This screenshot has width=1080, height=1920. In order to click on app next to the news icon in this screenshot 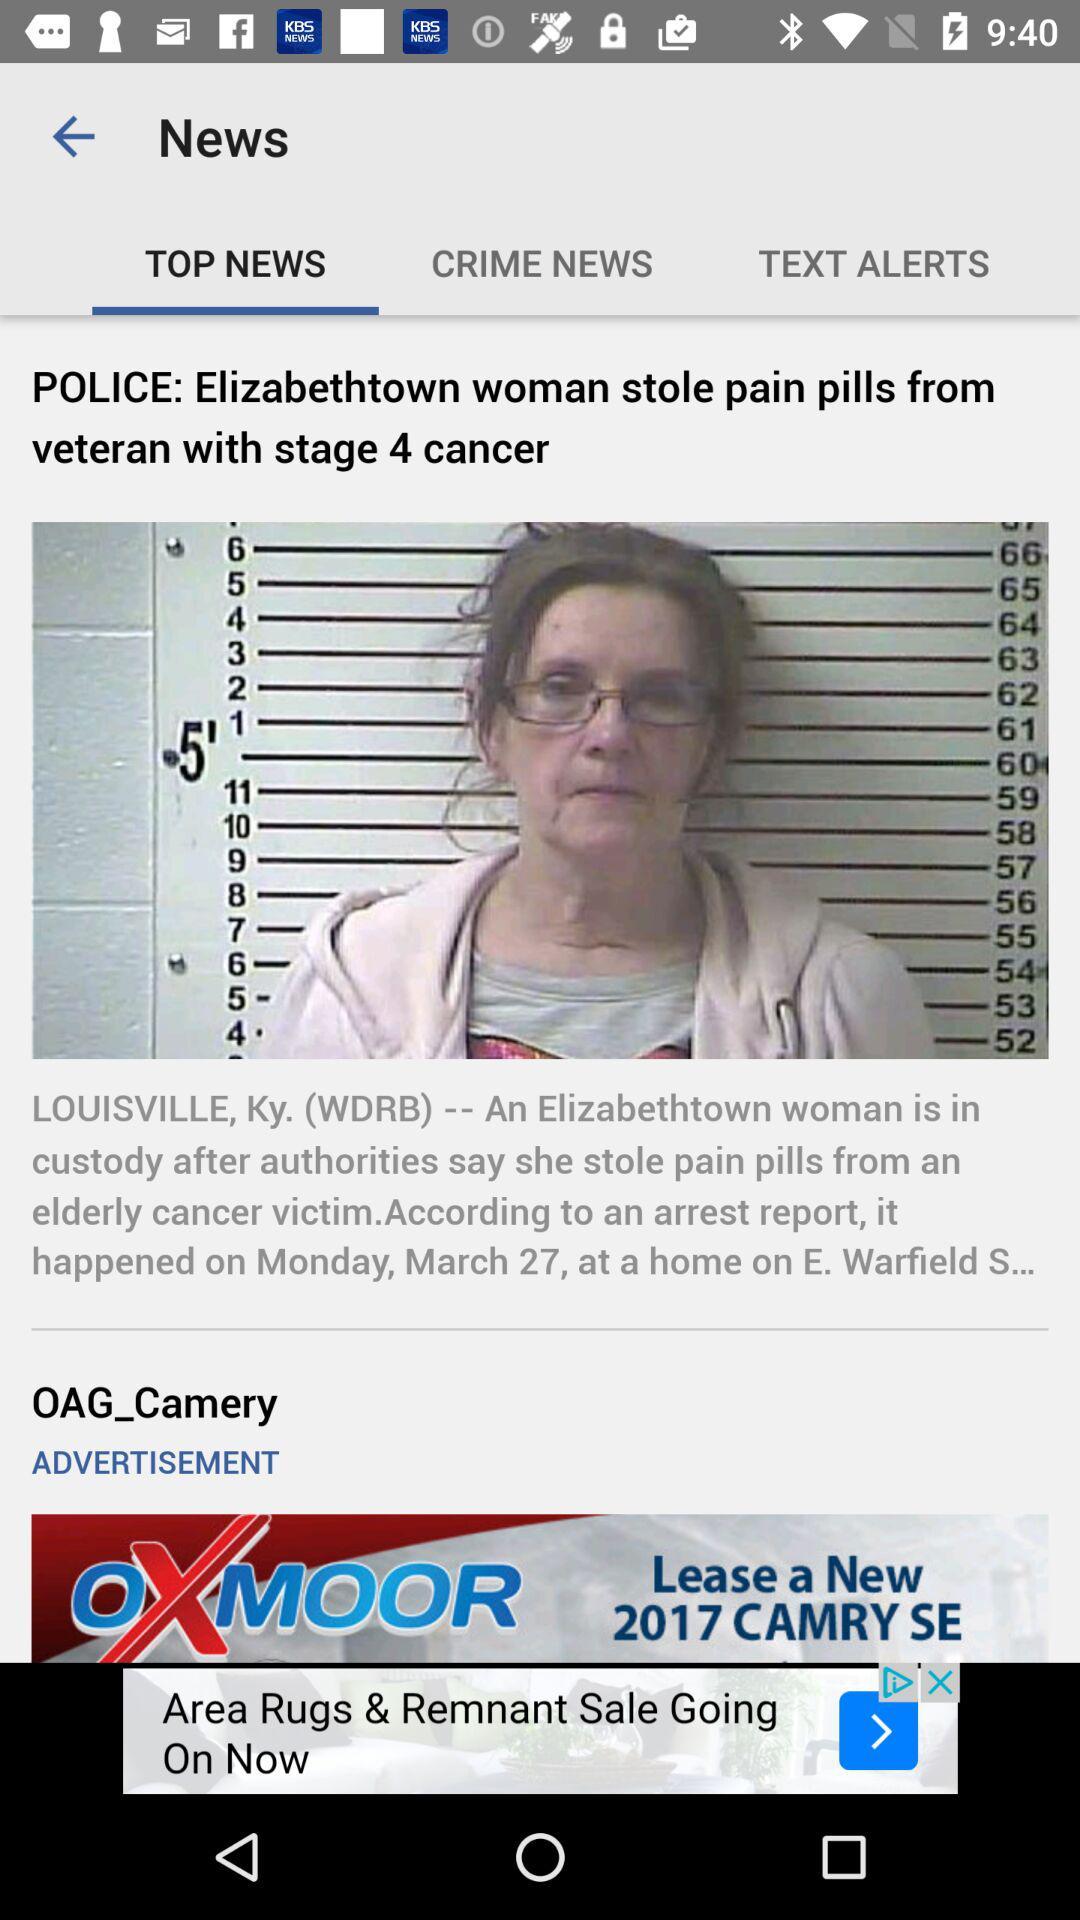, I will do `click(72, 135)`.